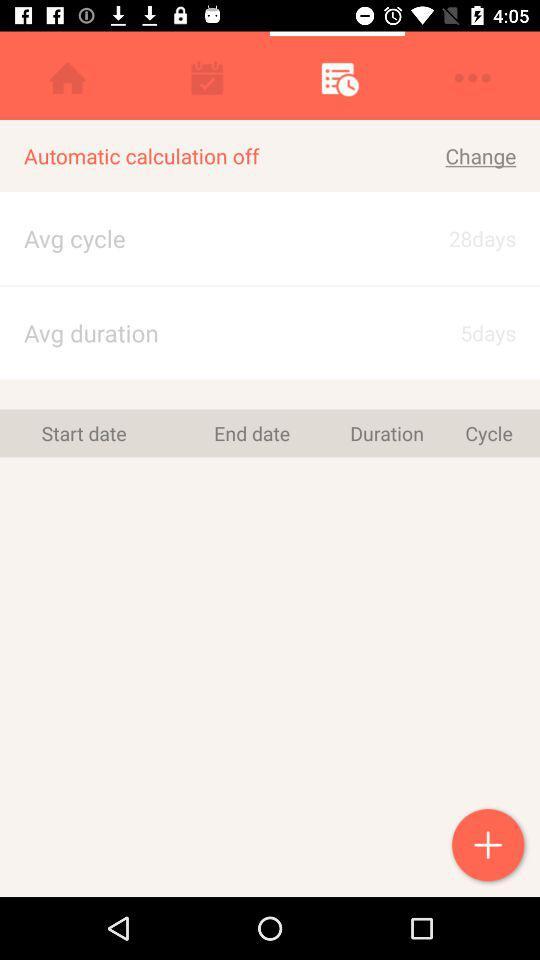 The height and width of the screenshot is (960, 540). What do you see at coordinates (203, 155) in the screenshot?
I see `the automatic calculation off` at bounding box center [203, 155].